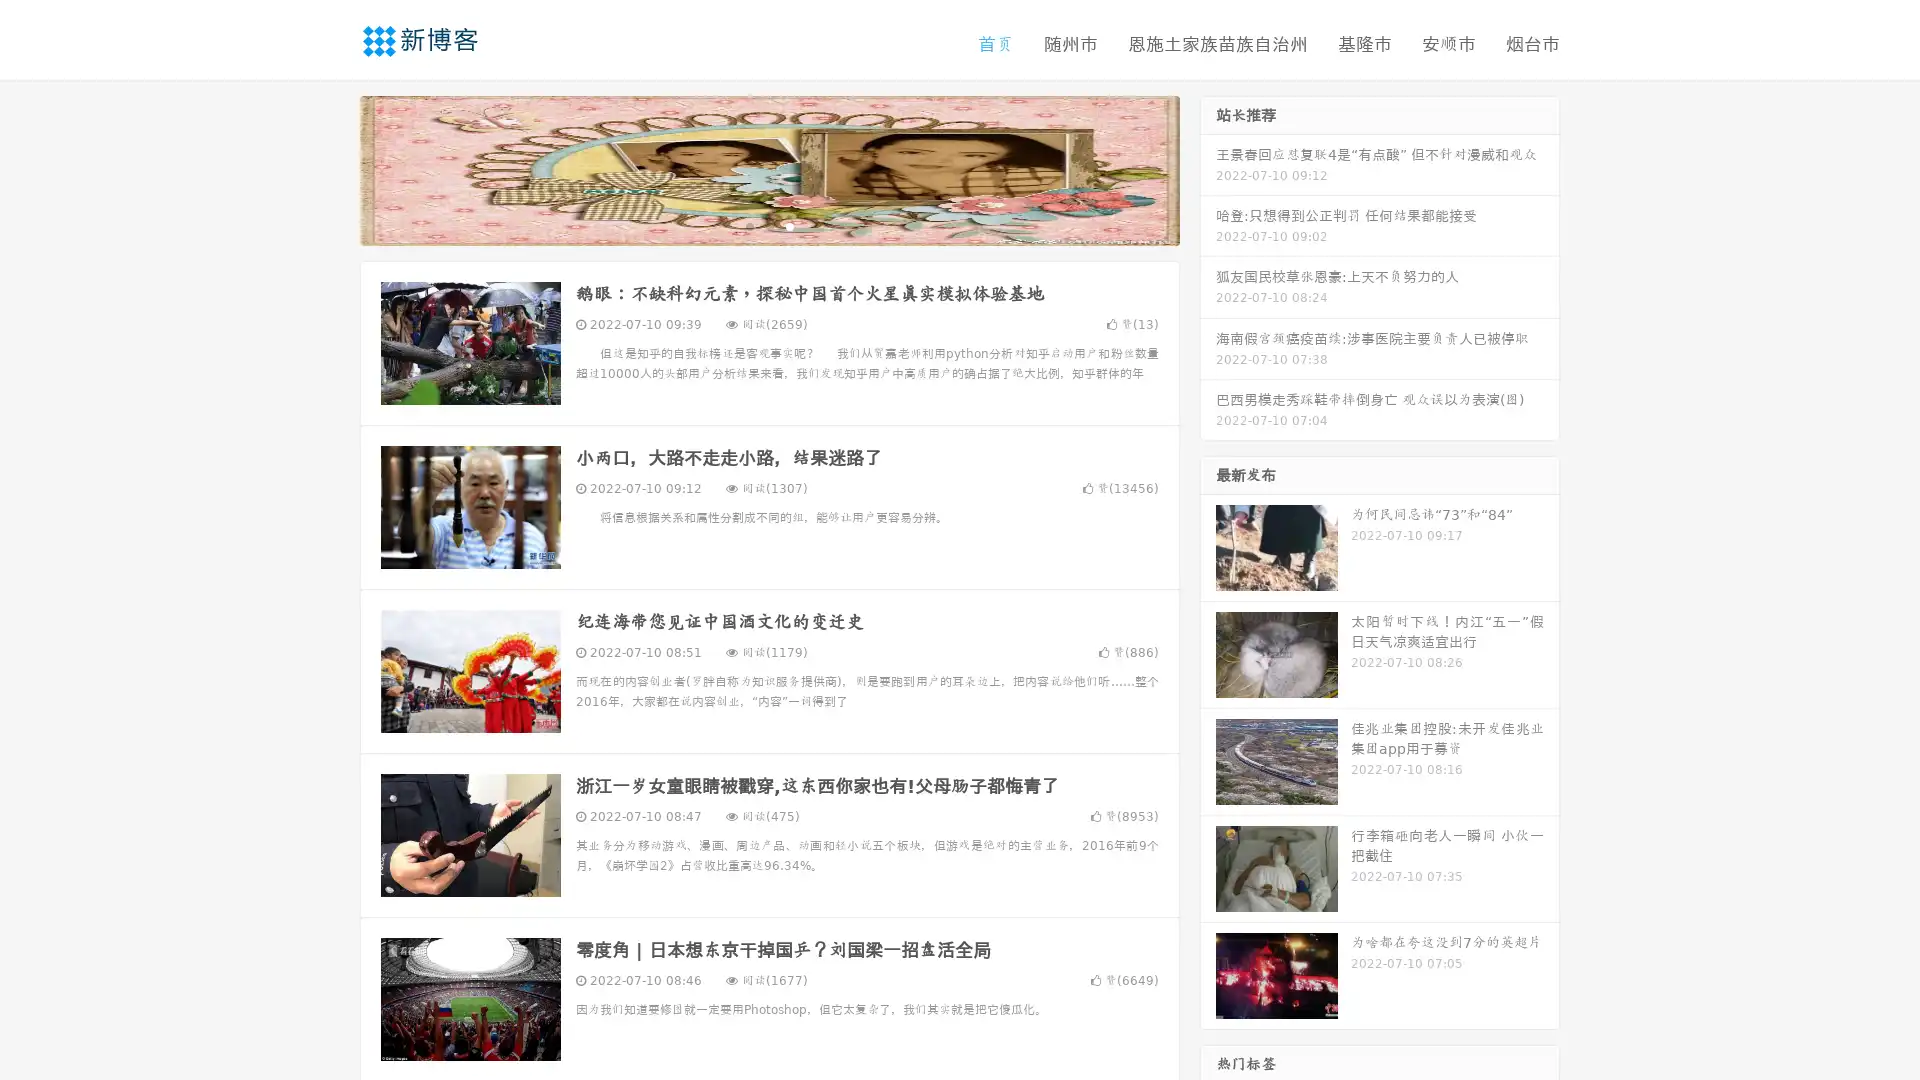 Image resolution: width=1920 pixels, height=1080 pixels. Describe the element at coordinates (330, 168) in the screenshot. I see `Previous slide` at that location.